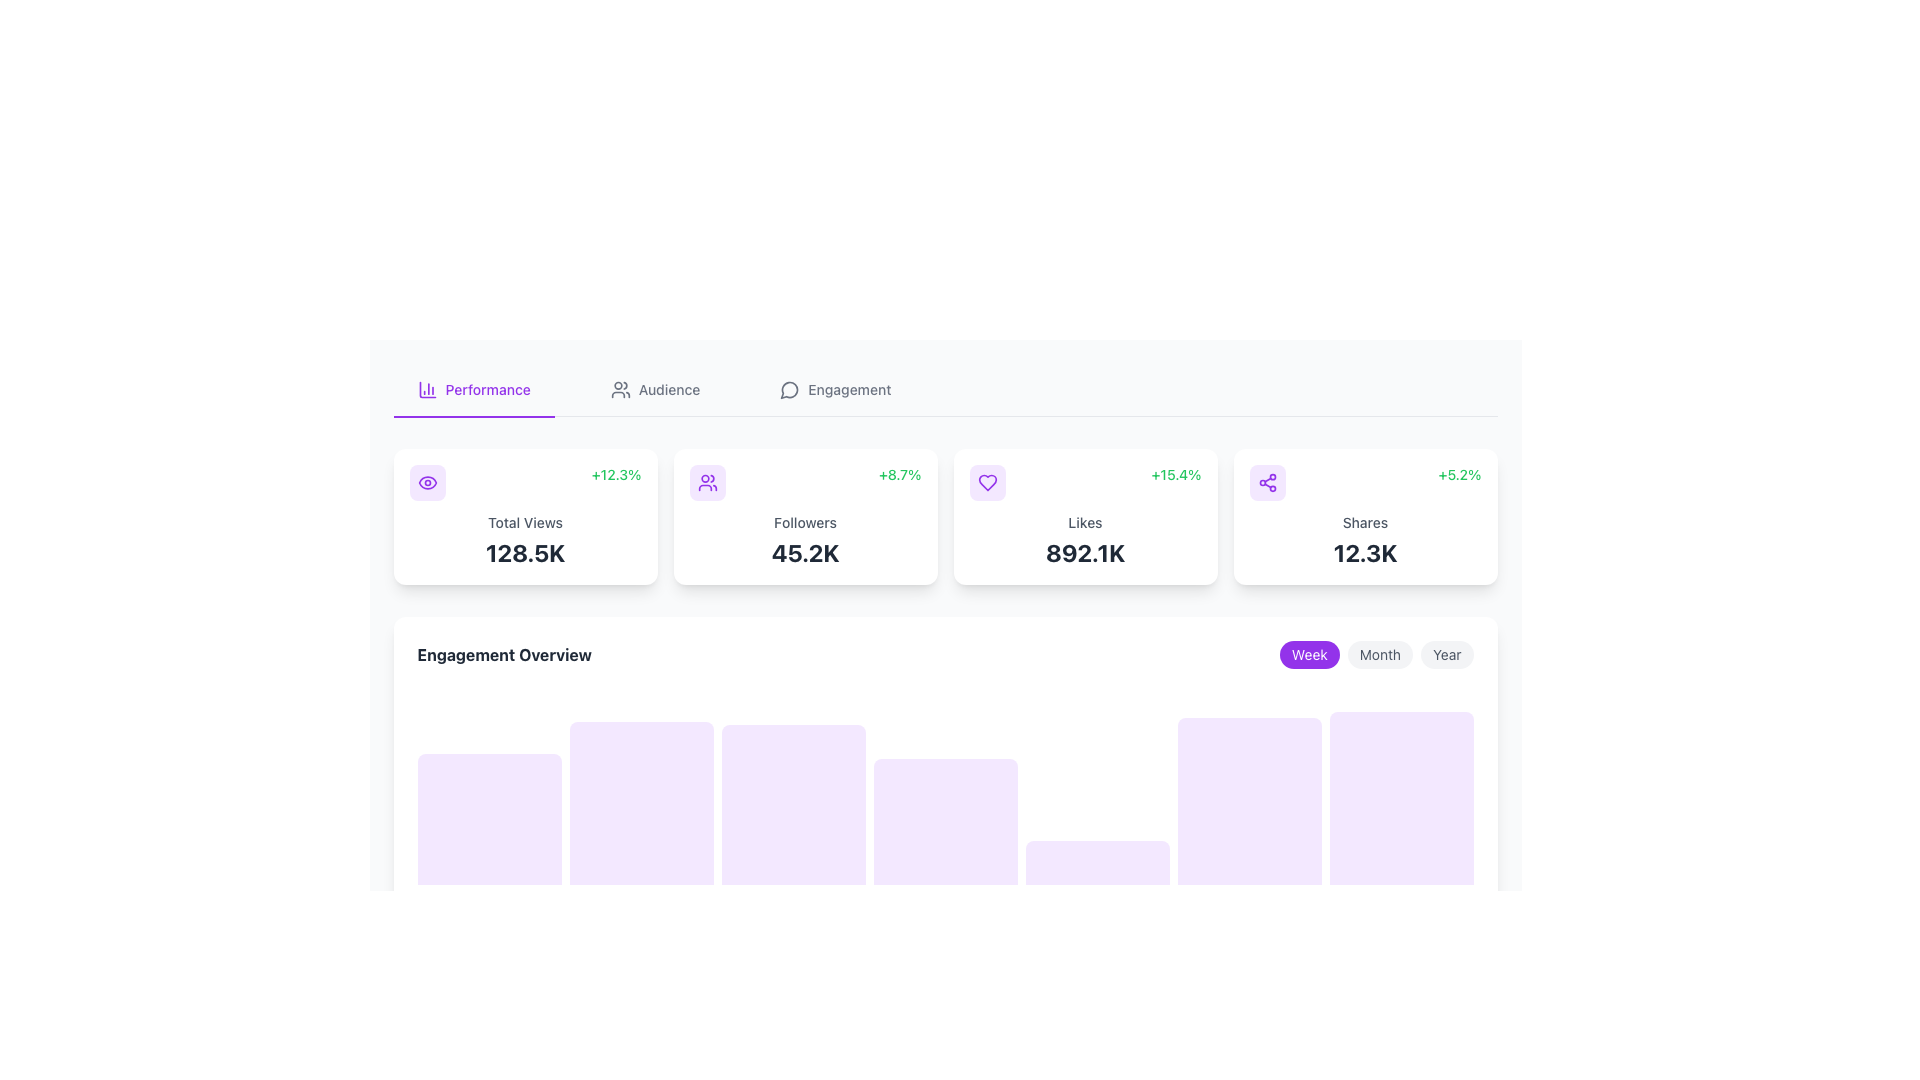 This screenshot has width=1920, height=1080. I want to click on the Visual Card with a light purple background that has rounded top corners, located in the fourth position of a row of seven components, so click(944, 821).